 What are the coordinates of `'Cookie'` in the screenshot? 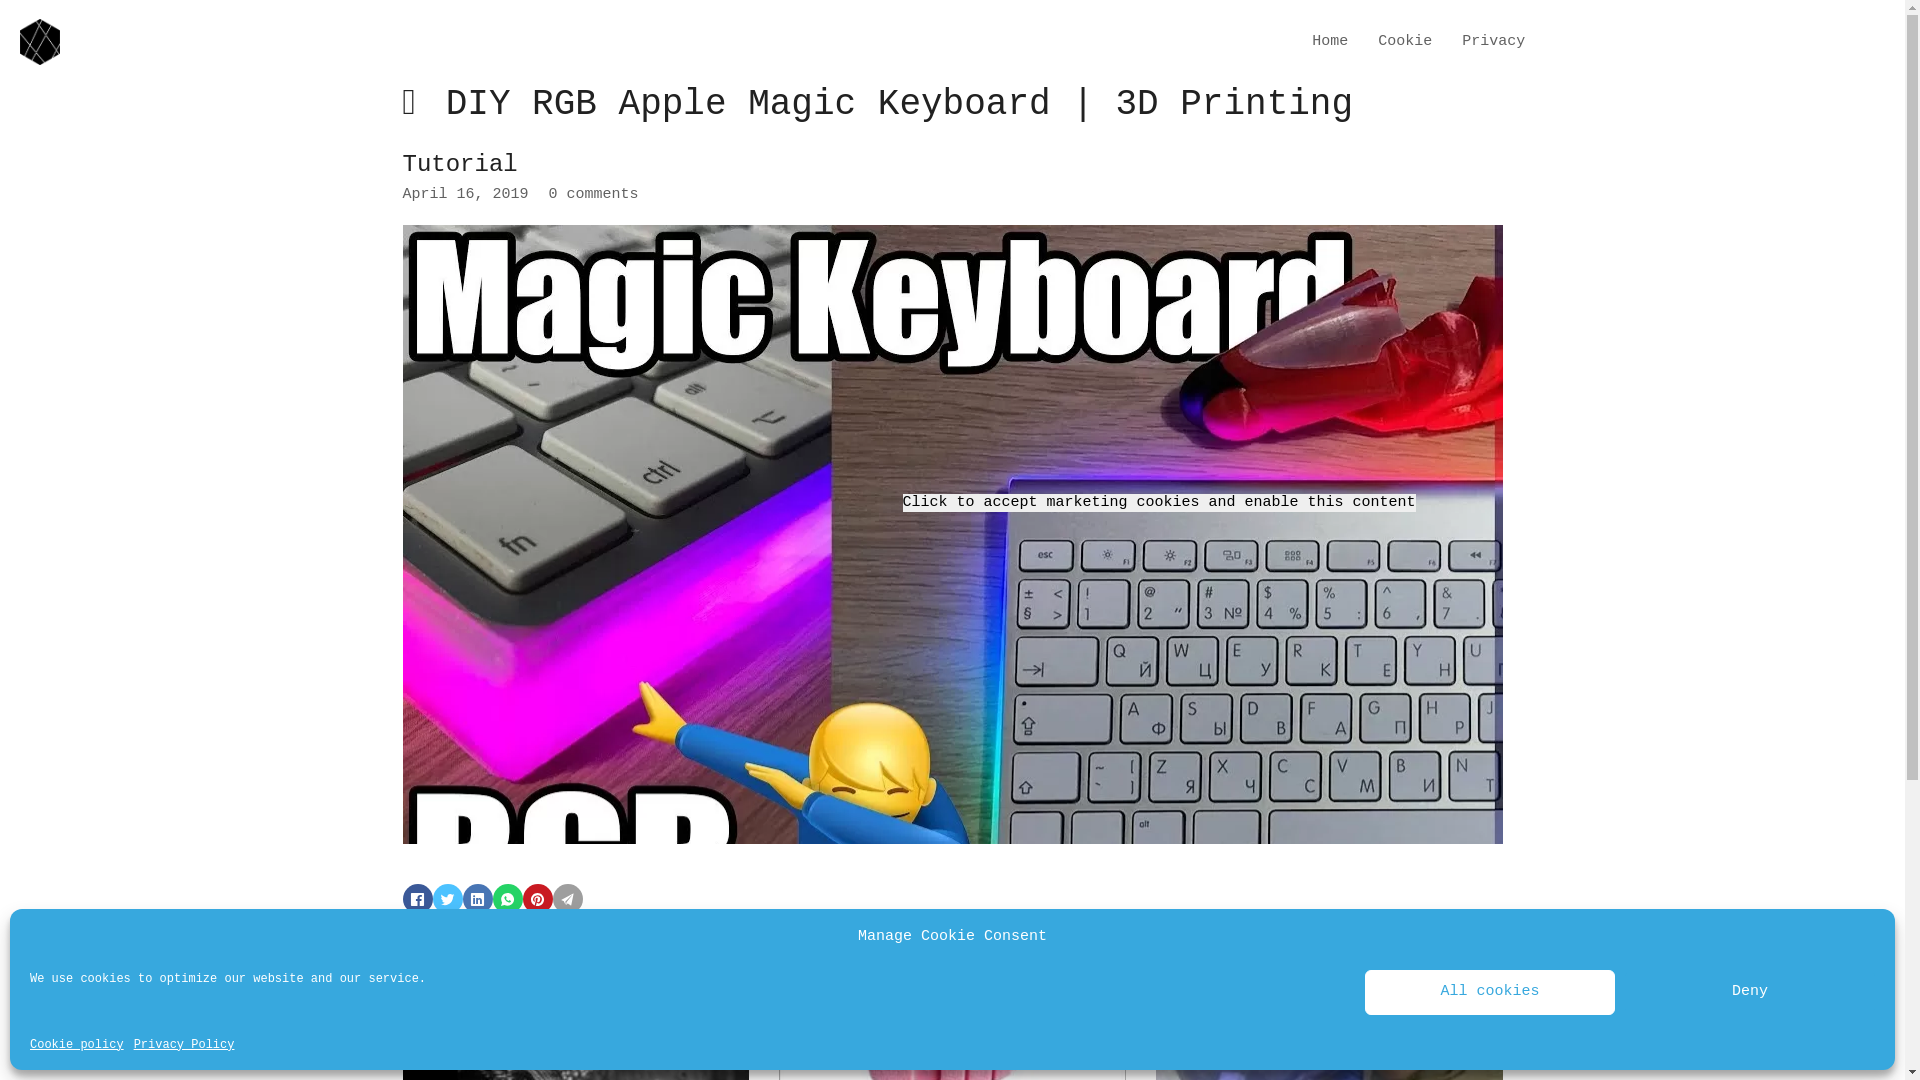 It's located at (1404, 42).